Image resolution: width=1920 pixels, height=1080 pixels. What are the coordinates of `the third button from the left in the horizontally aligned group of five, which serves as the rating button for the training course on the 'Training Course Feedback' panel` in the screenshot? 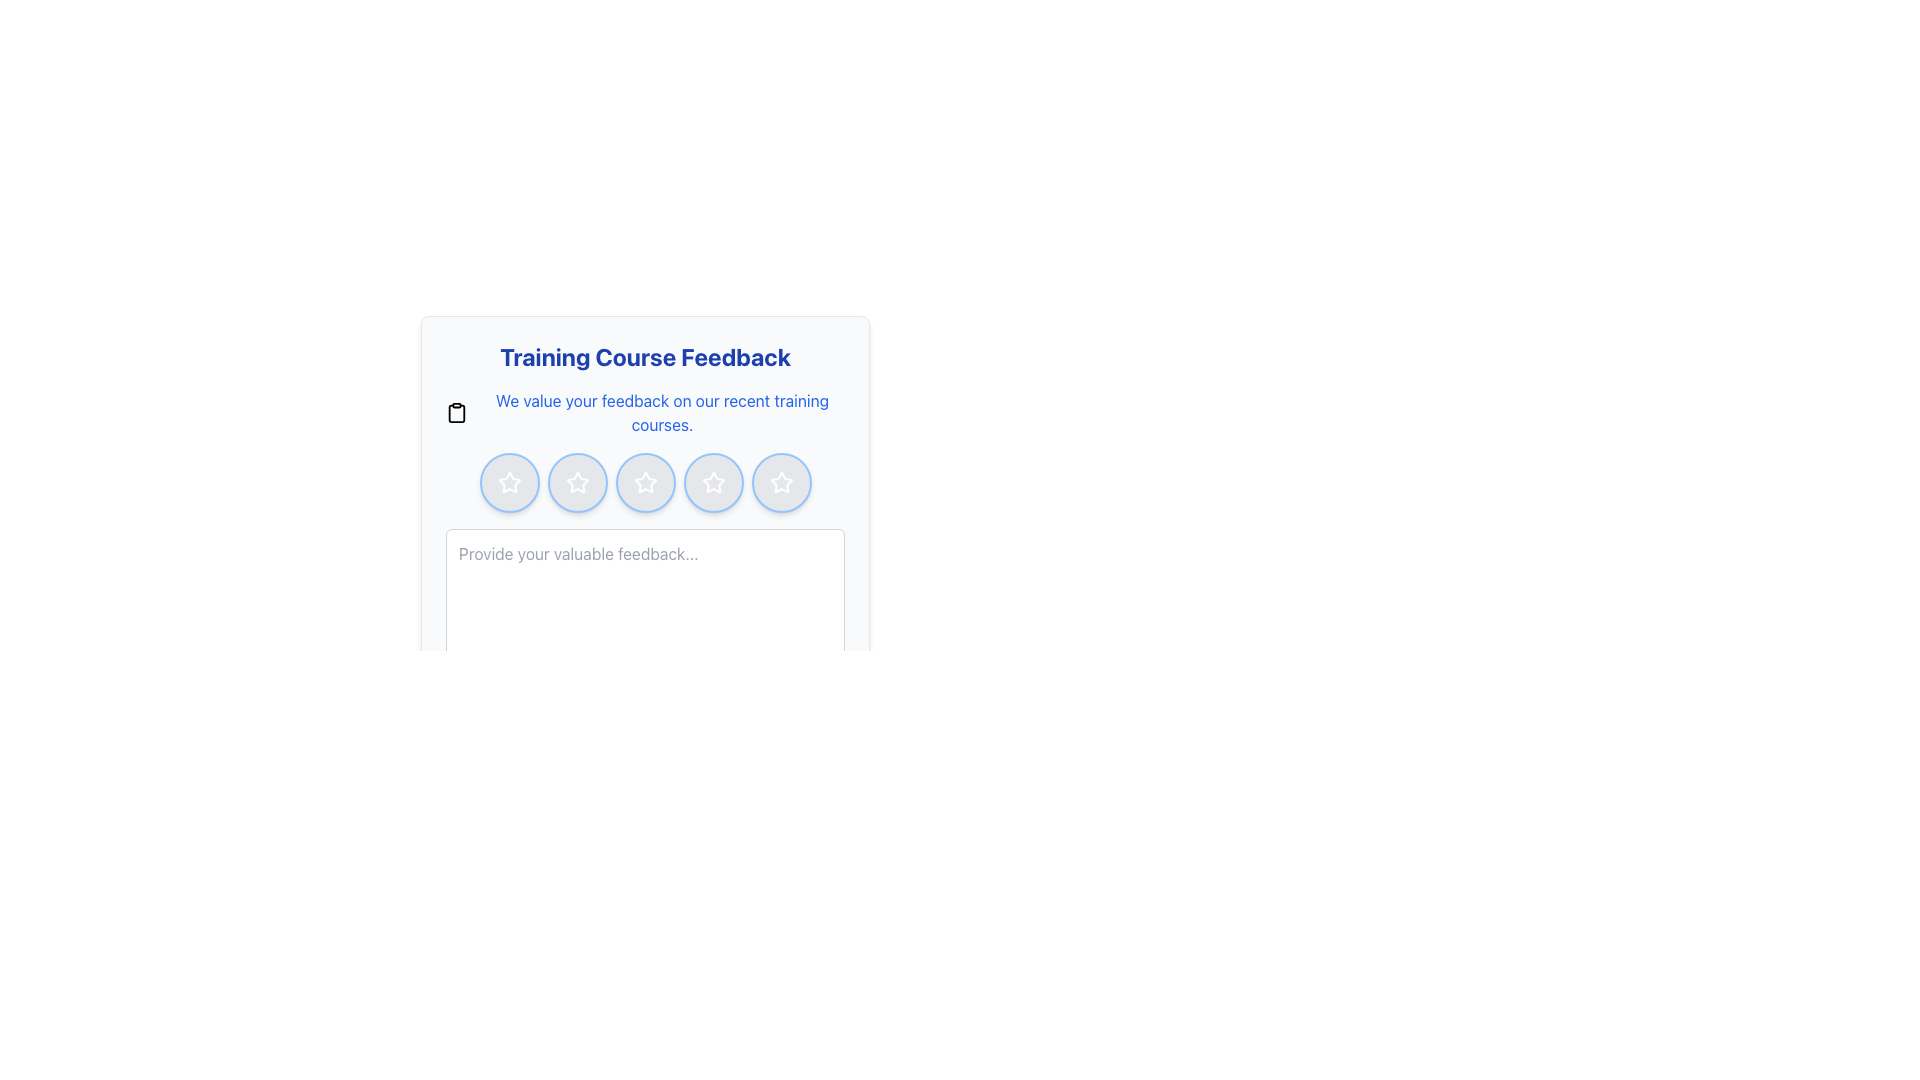 It's located at (645, 482).